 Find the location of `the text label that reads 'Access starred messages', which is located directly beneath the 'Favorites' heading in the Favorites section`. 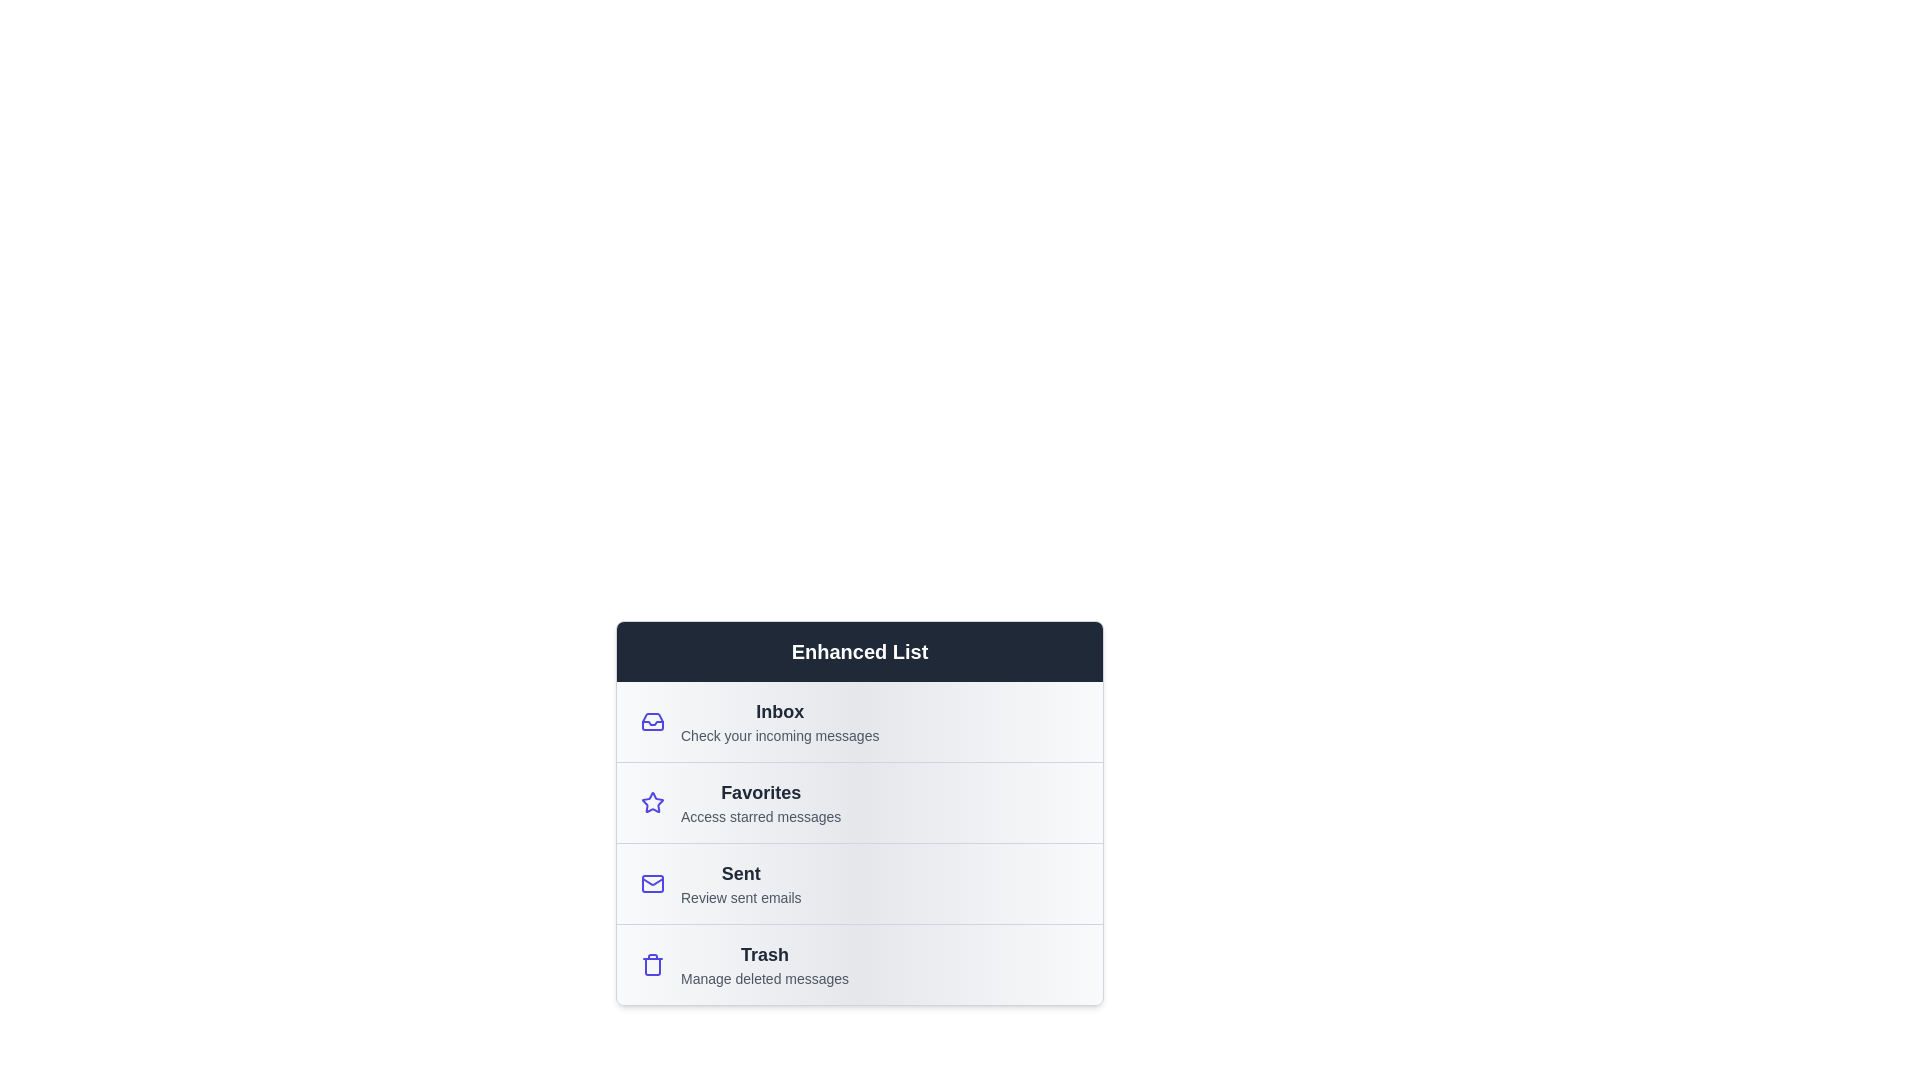

the text label that reads 'Access starred messages', which is located directly beneath the 'Favorites' heading in the Favorites section is located at coordinates (760, 817).